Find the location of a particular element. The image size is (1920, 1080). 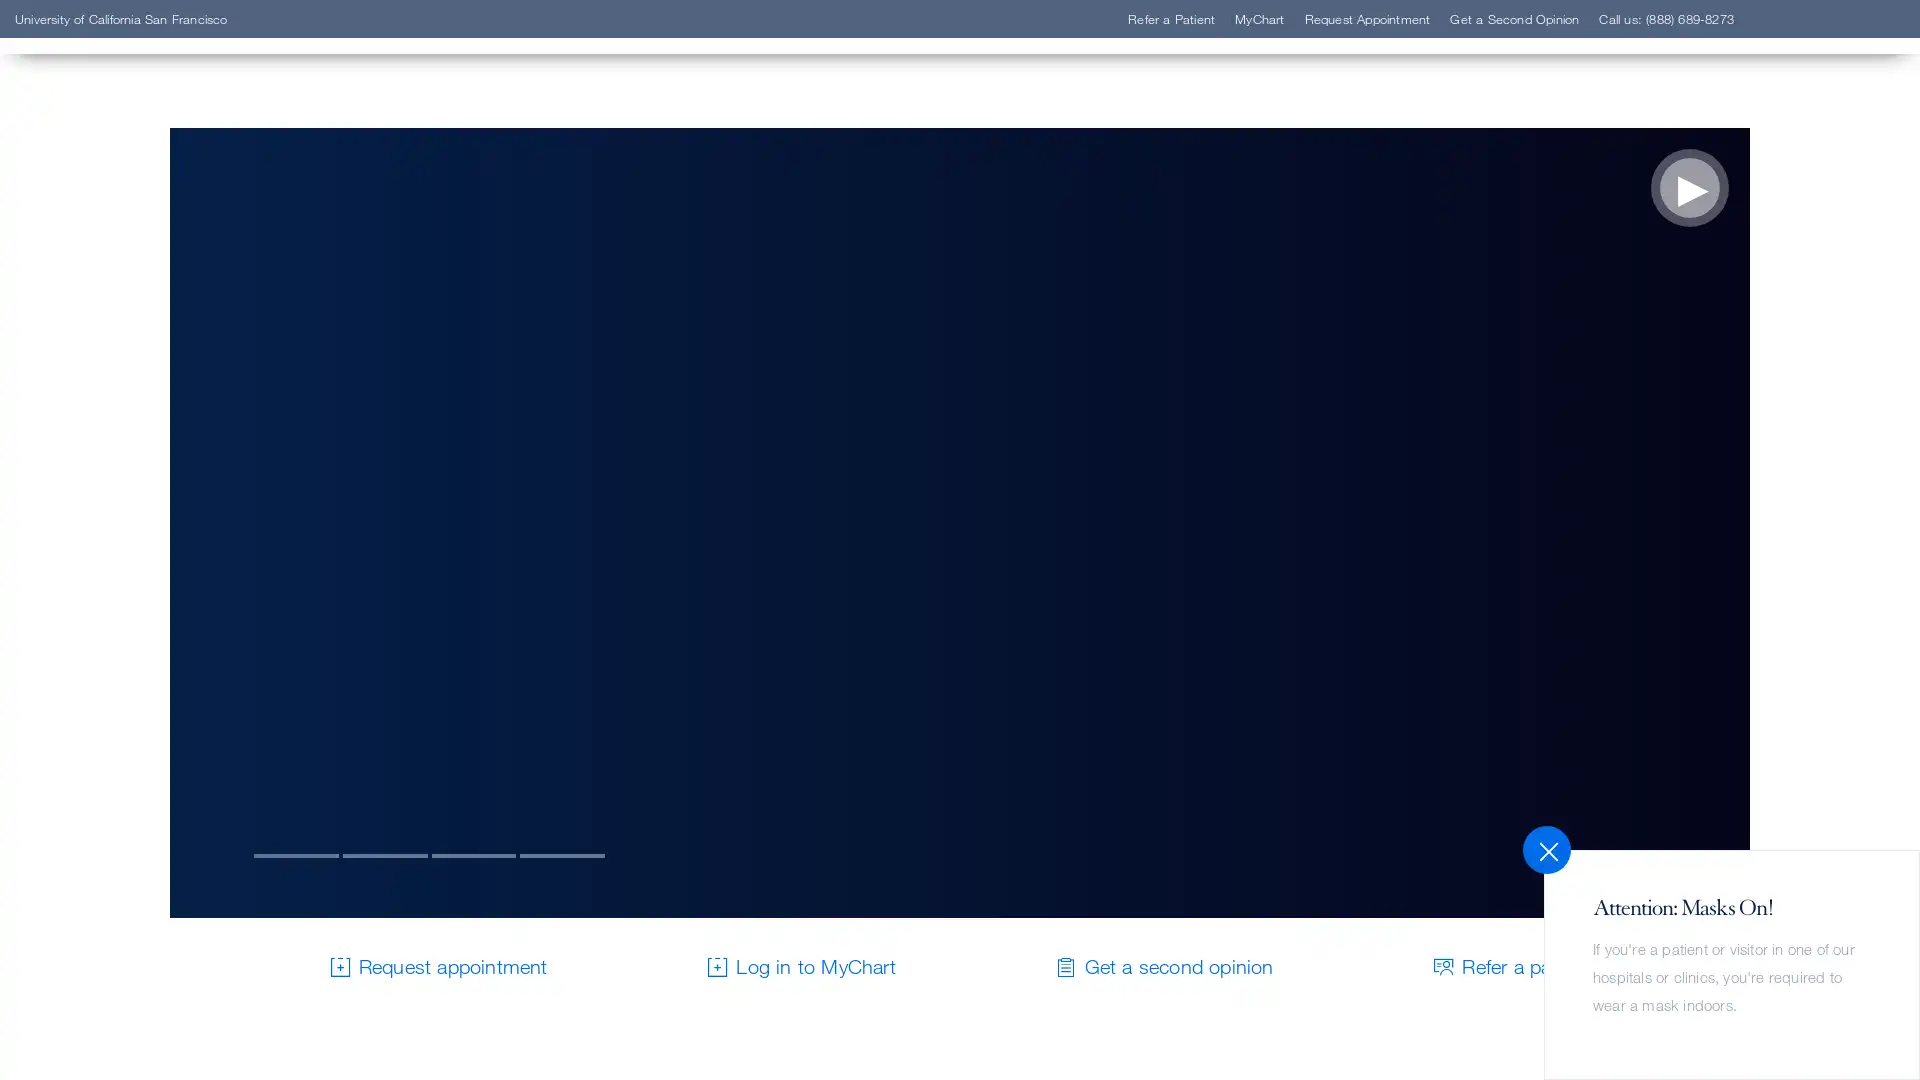

Find a Doctor is located at coordinates (138, 294).